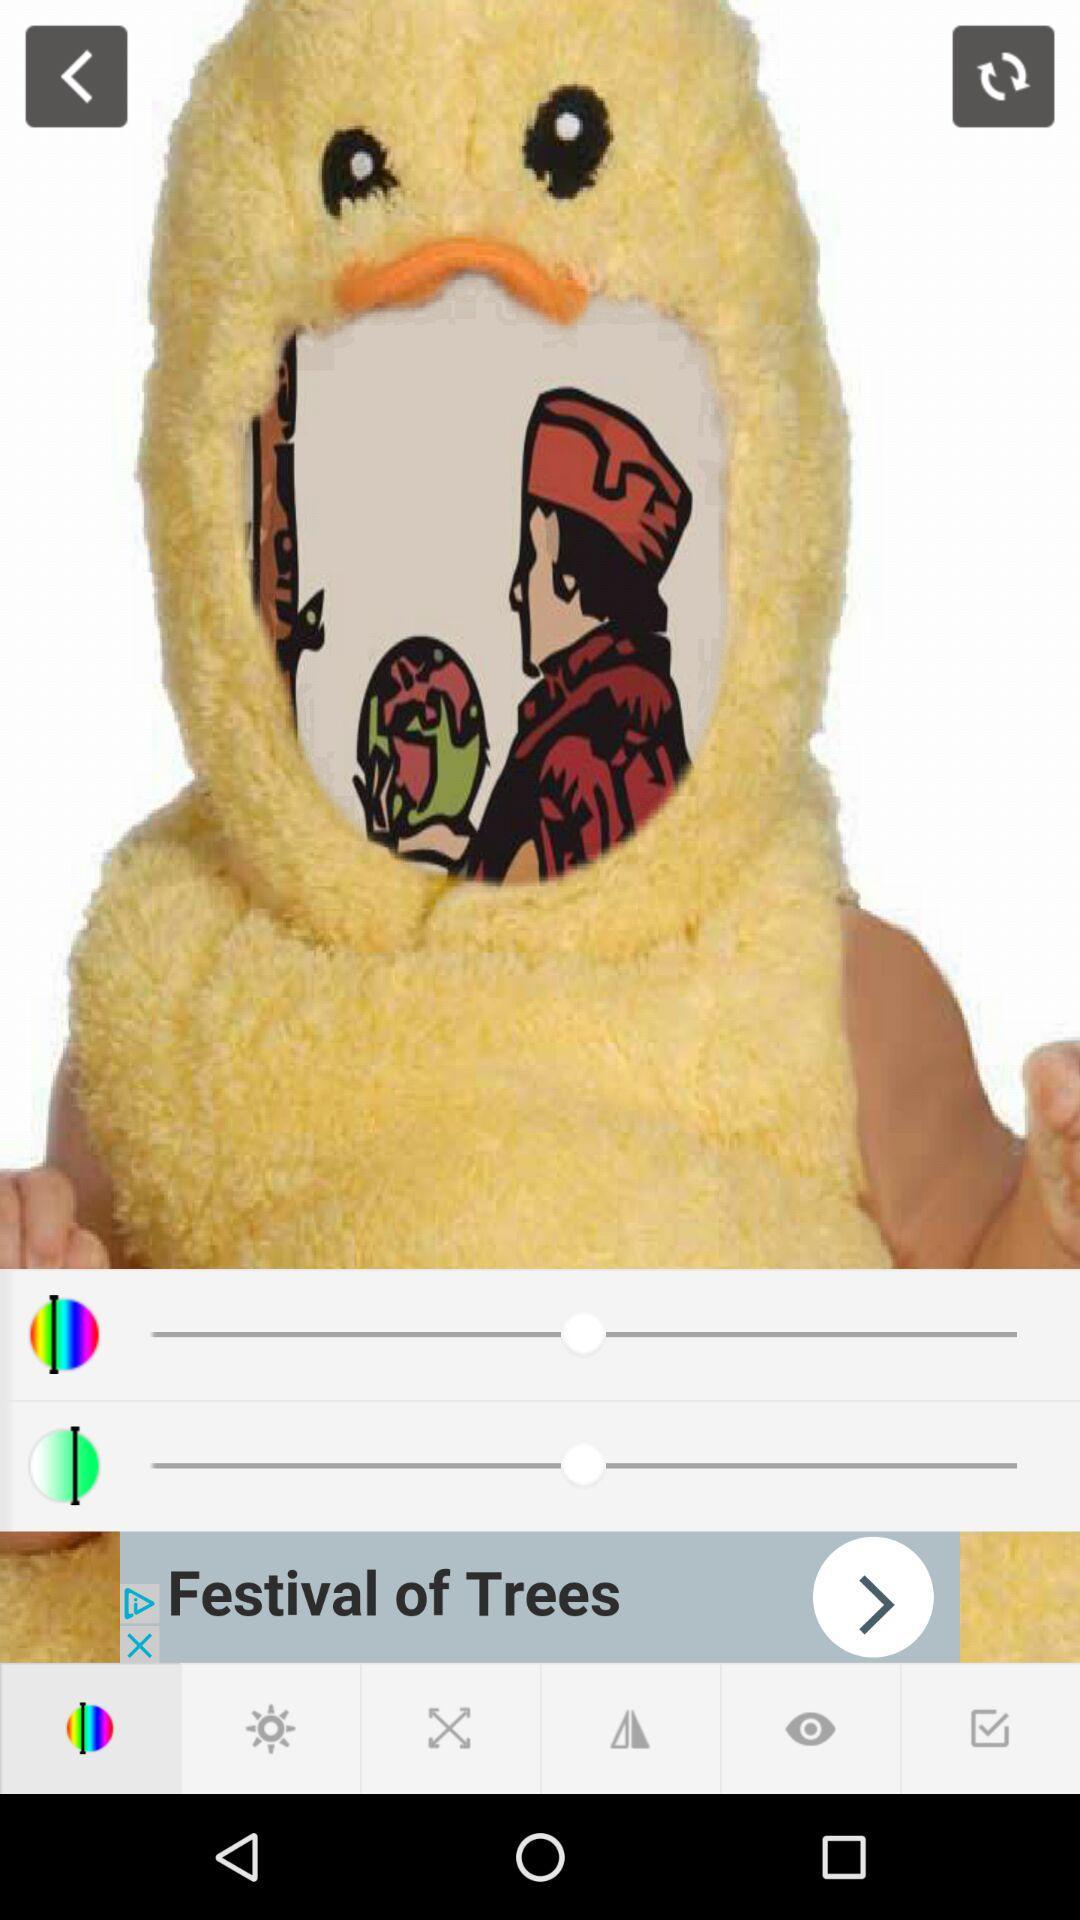 This screenshot has width=1080, height=1920. I want to click on change angle, so click(628, 1727).